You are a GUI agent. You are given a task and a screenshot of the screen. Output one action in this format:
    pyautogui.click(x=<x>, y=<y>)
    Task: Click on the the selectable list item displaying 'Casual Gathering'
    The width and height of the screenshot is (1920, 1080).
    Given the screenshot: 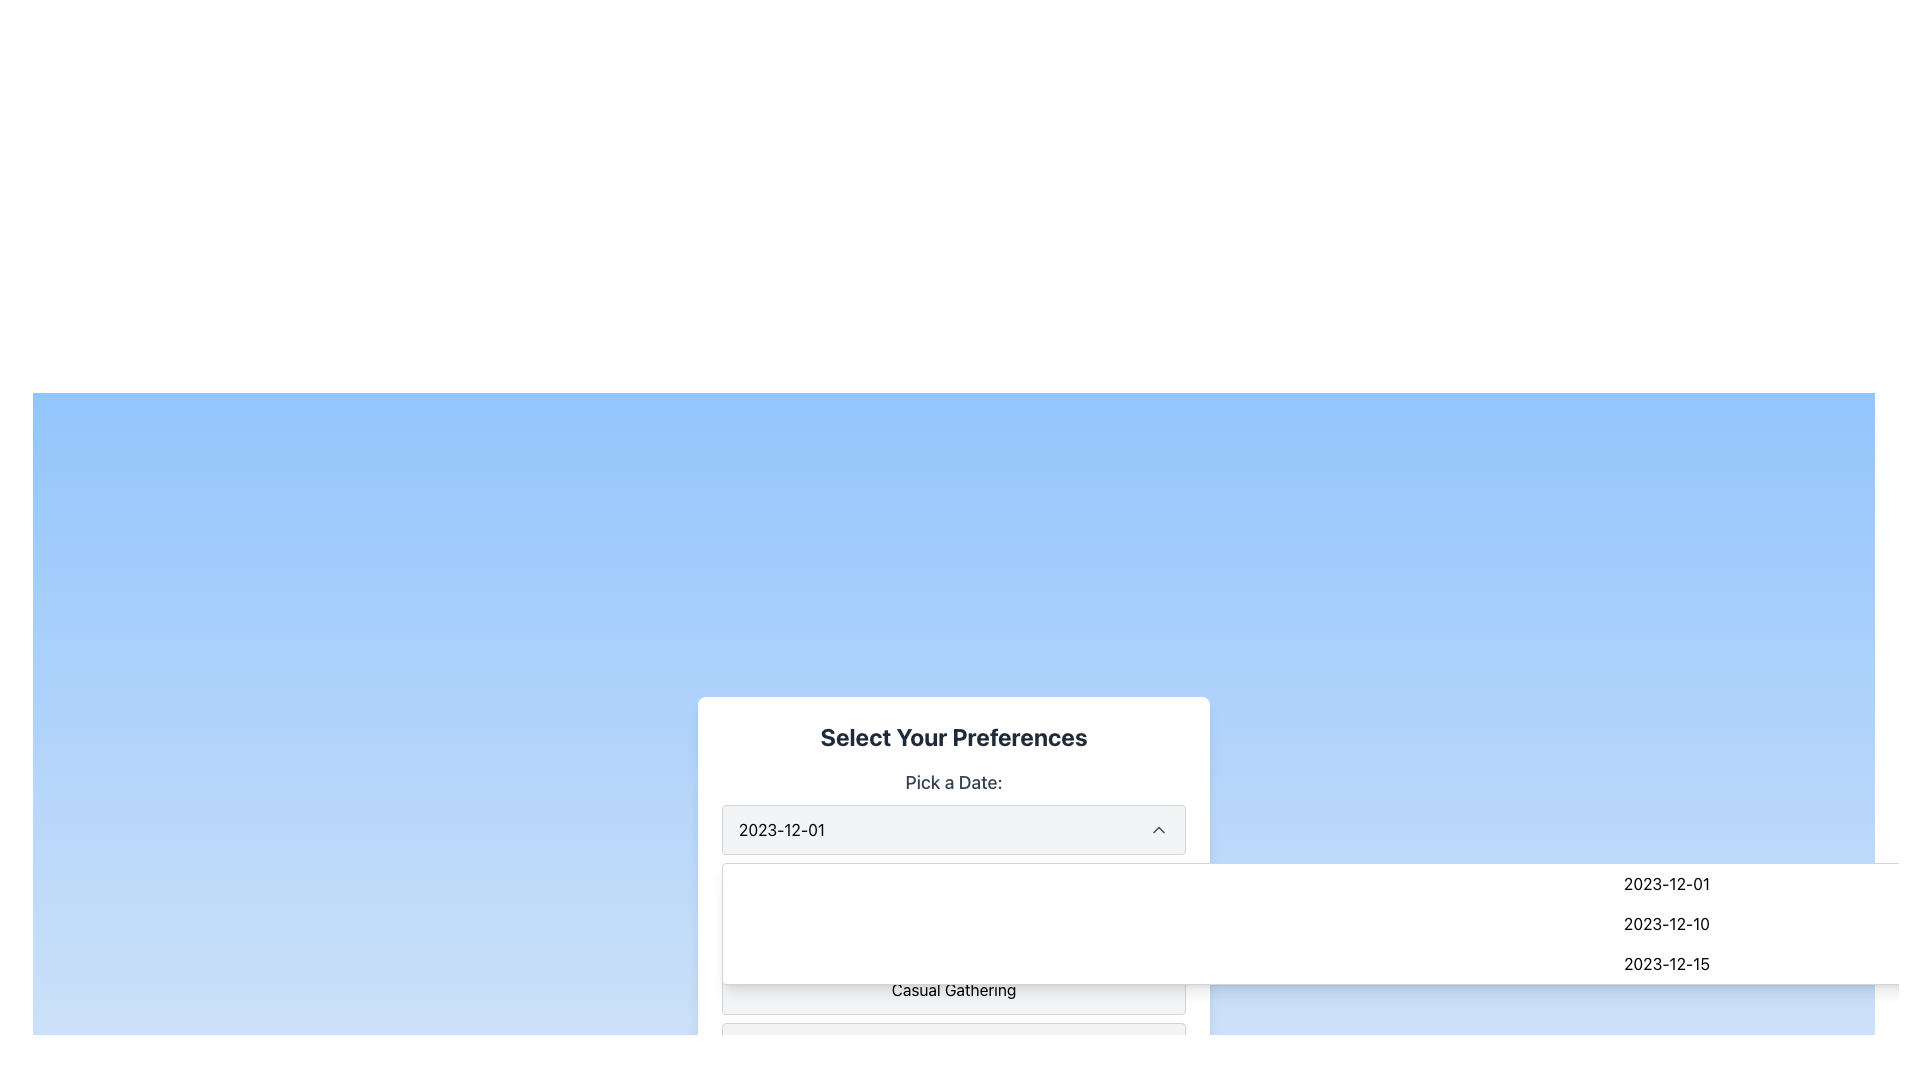 What is the action you would take?
    pyautogui.click(x=953, y=990)
    